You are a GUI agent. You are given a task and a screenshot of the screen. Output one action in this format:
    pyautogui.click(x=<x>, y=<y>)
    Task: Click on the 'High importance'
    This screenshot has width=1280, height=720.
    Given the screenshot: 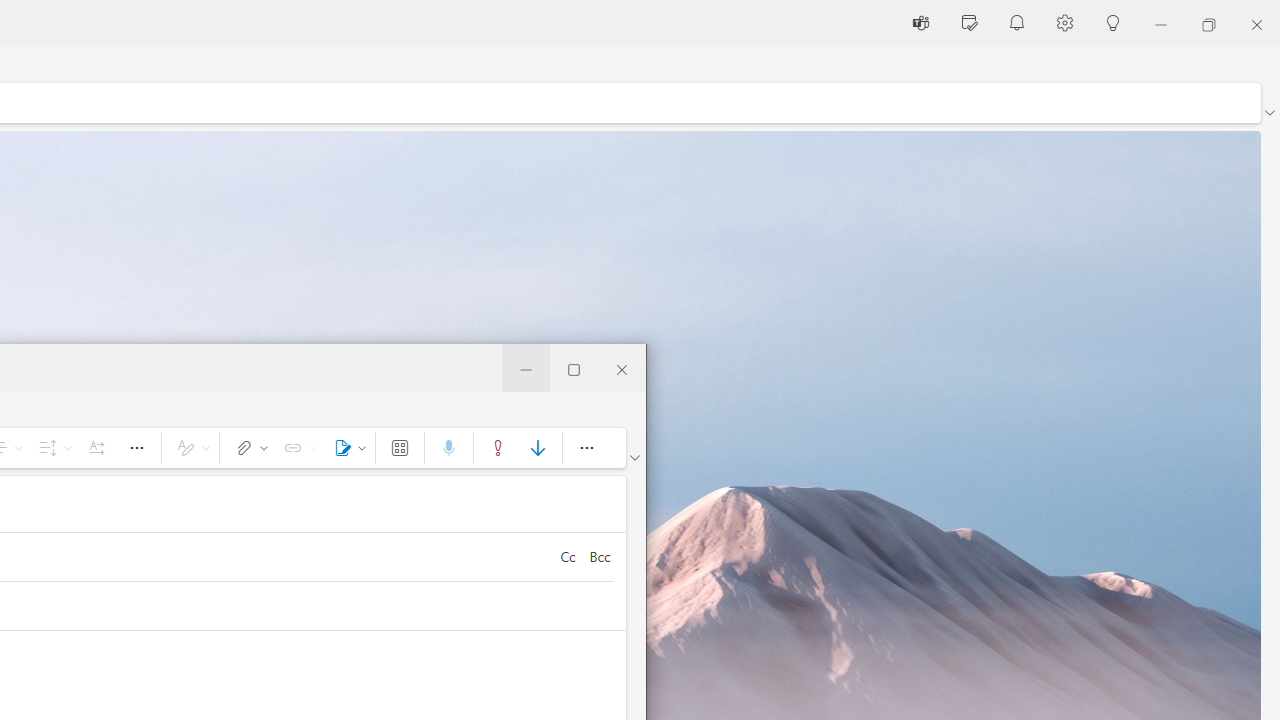 What is the action you would take?
    pyautogui.click(x=497, y=446)
    